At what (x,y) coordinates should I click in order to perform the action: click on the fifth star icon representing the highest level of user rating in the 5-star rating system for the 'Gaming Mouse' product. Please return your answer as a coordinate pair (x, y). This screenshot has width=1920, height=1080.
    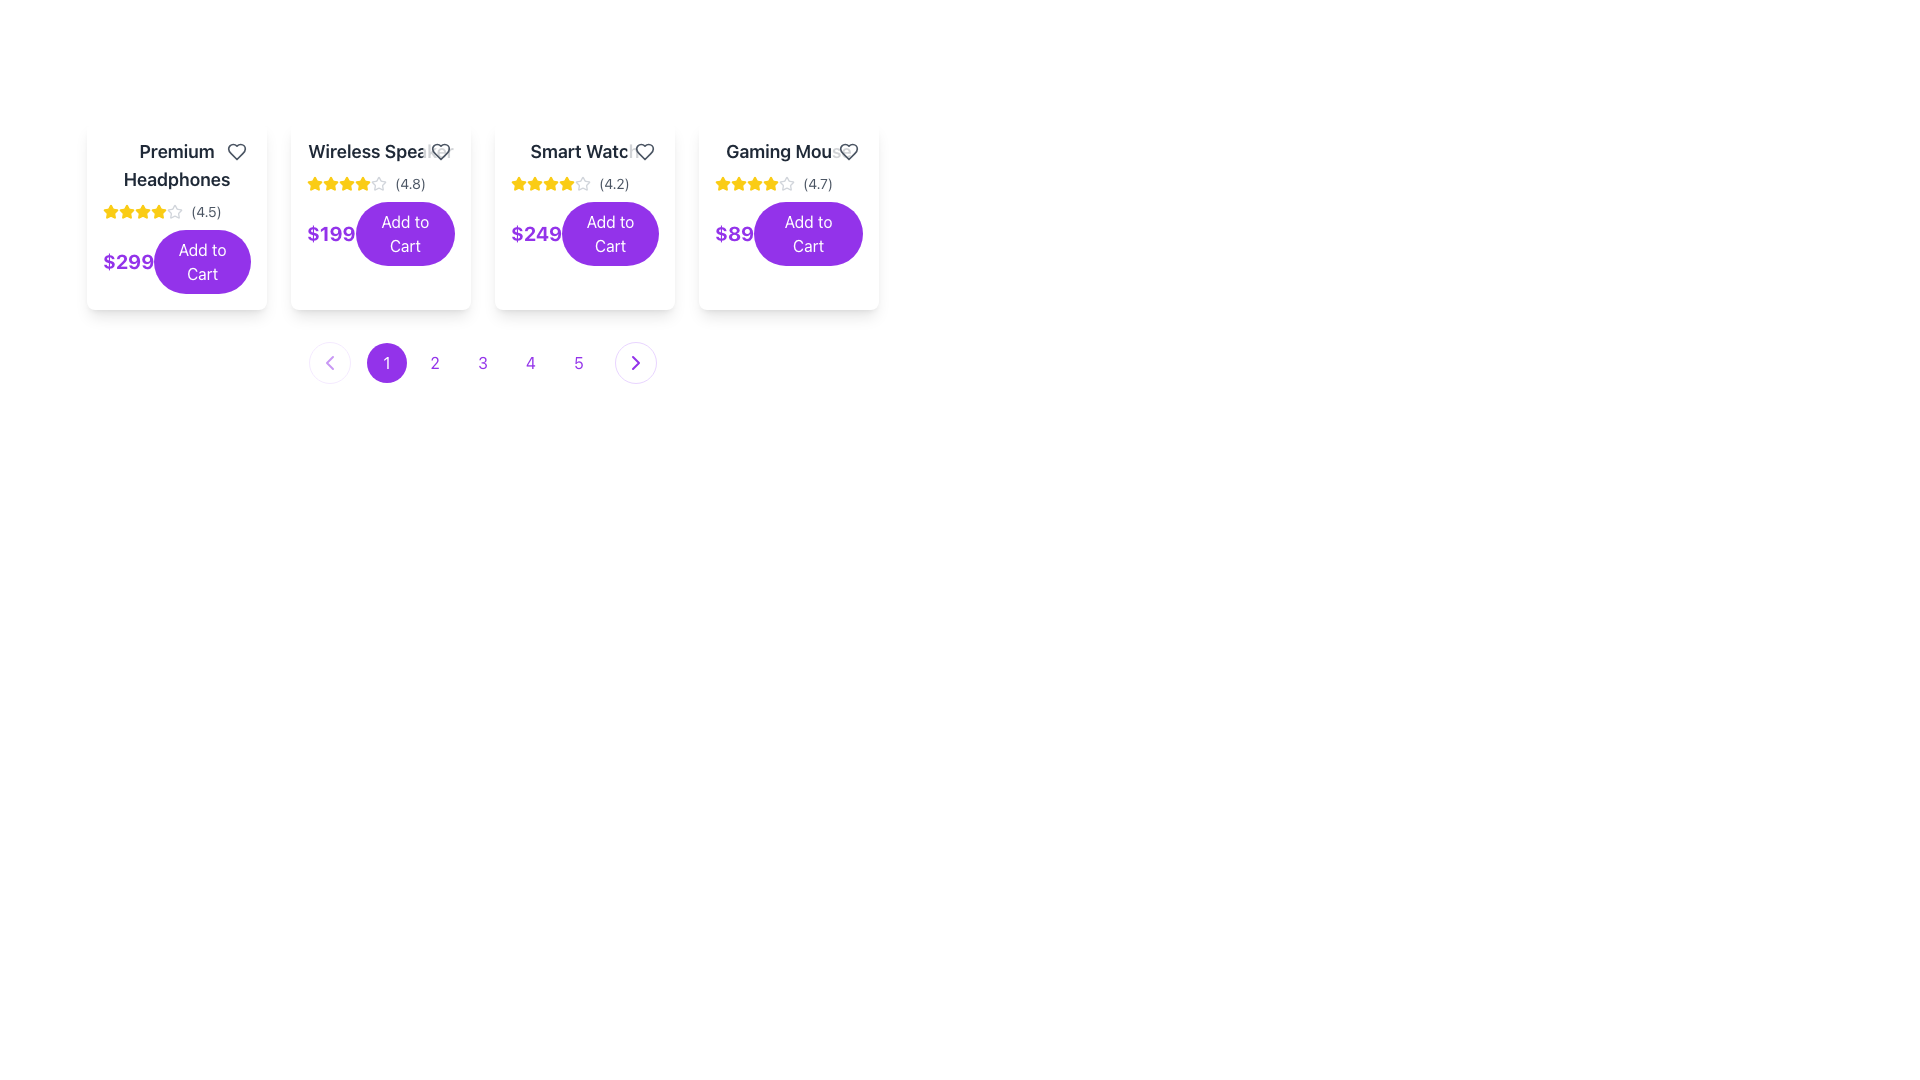
    Looking at the image, I should click on (753, 184).